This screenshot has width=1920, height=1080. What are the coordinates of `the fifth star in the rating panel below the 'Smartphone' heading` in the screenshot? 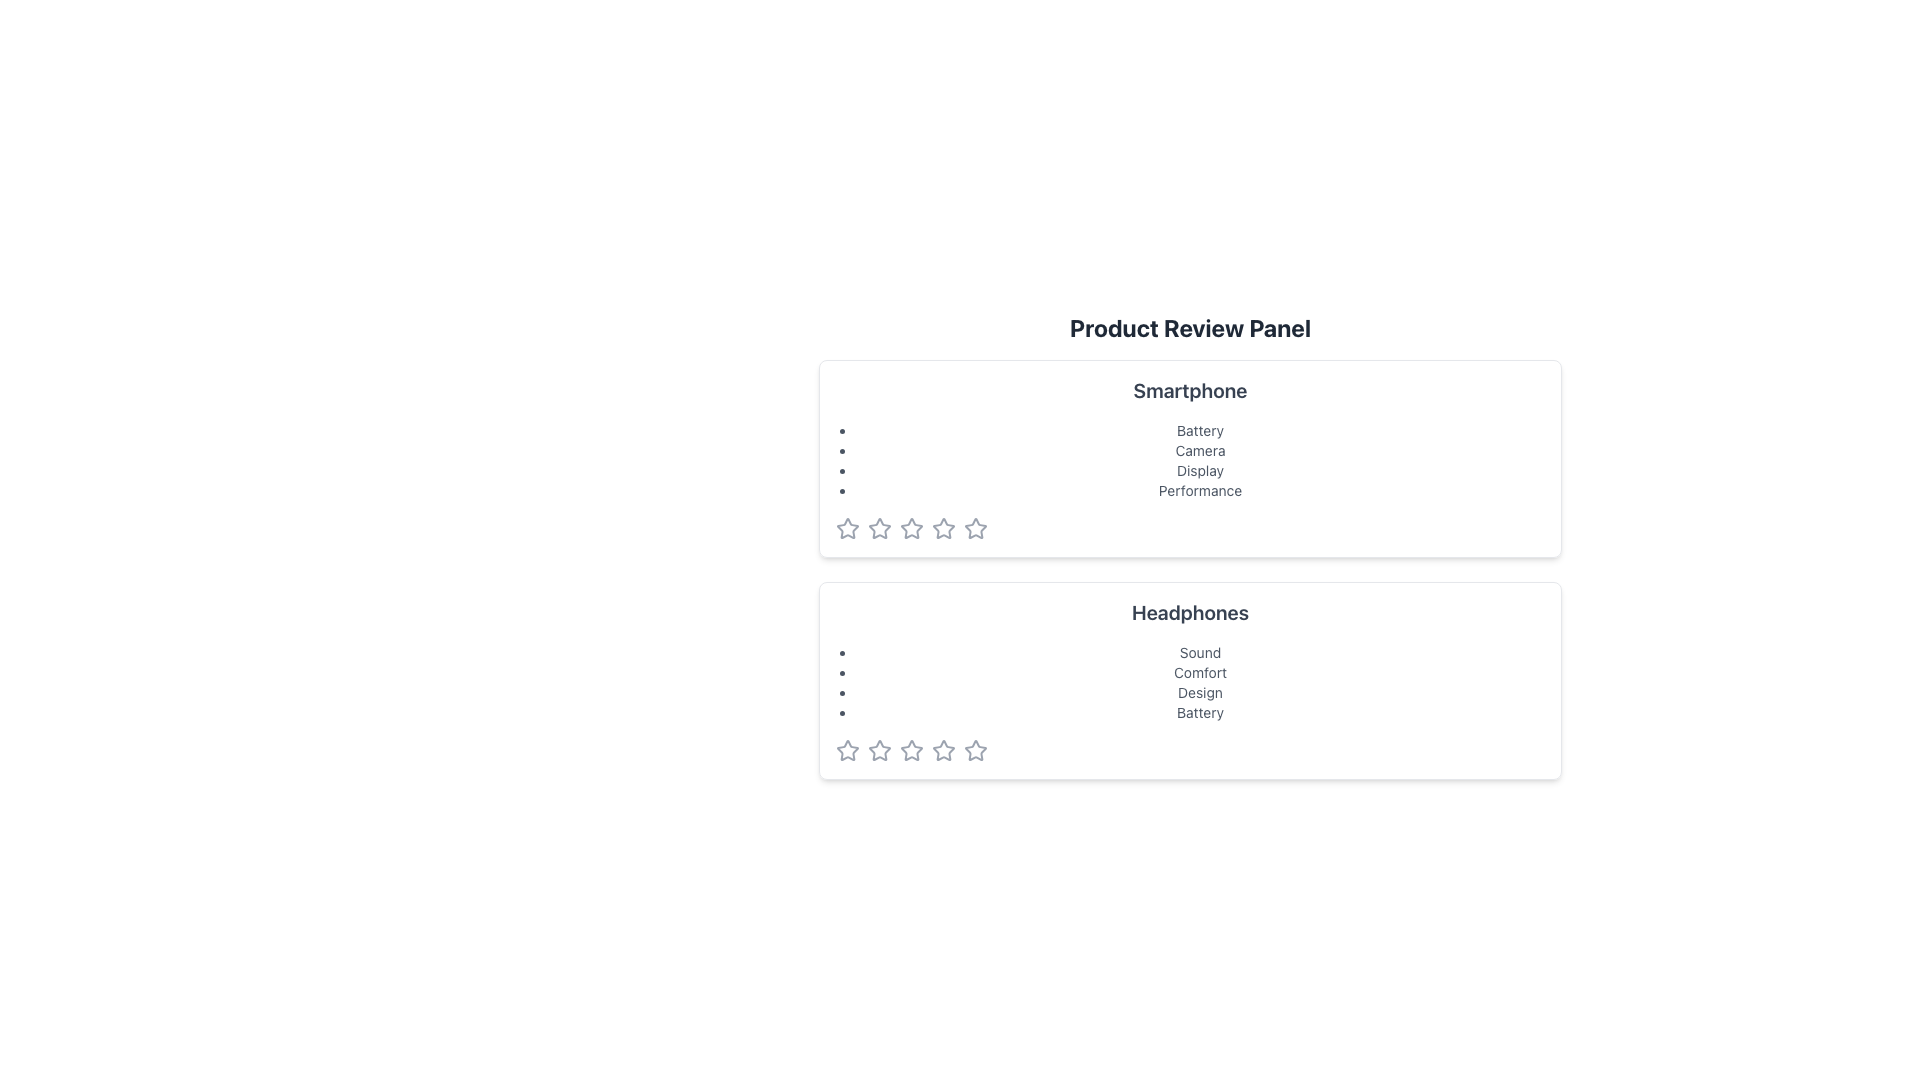 It's located at (975, 527).